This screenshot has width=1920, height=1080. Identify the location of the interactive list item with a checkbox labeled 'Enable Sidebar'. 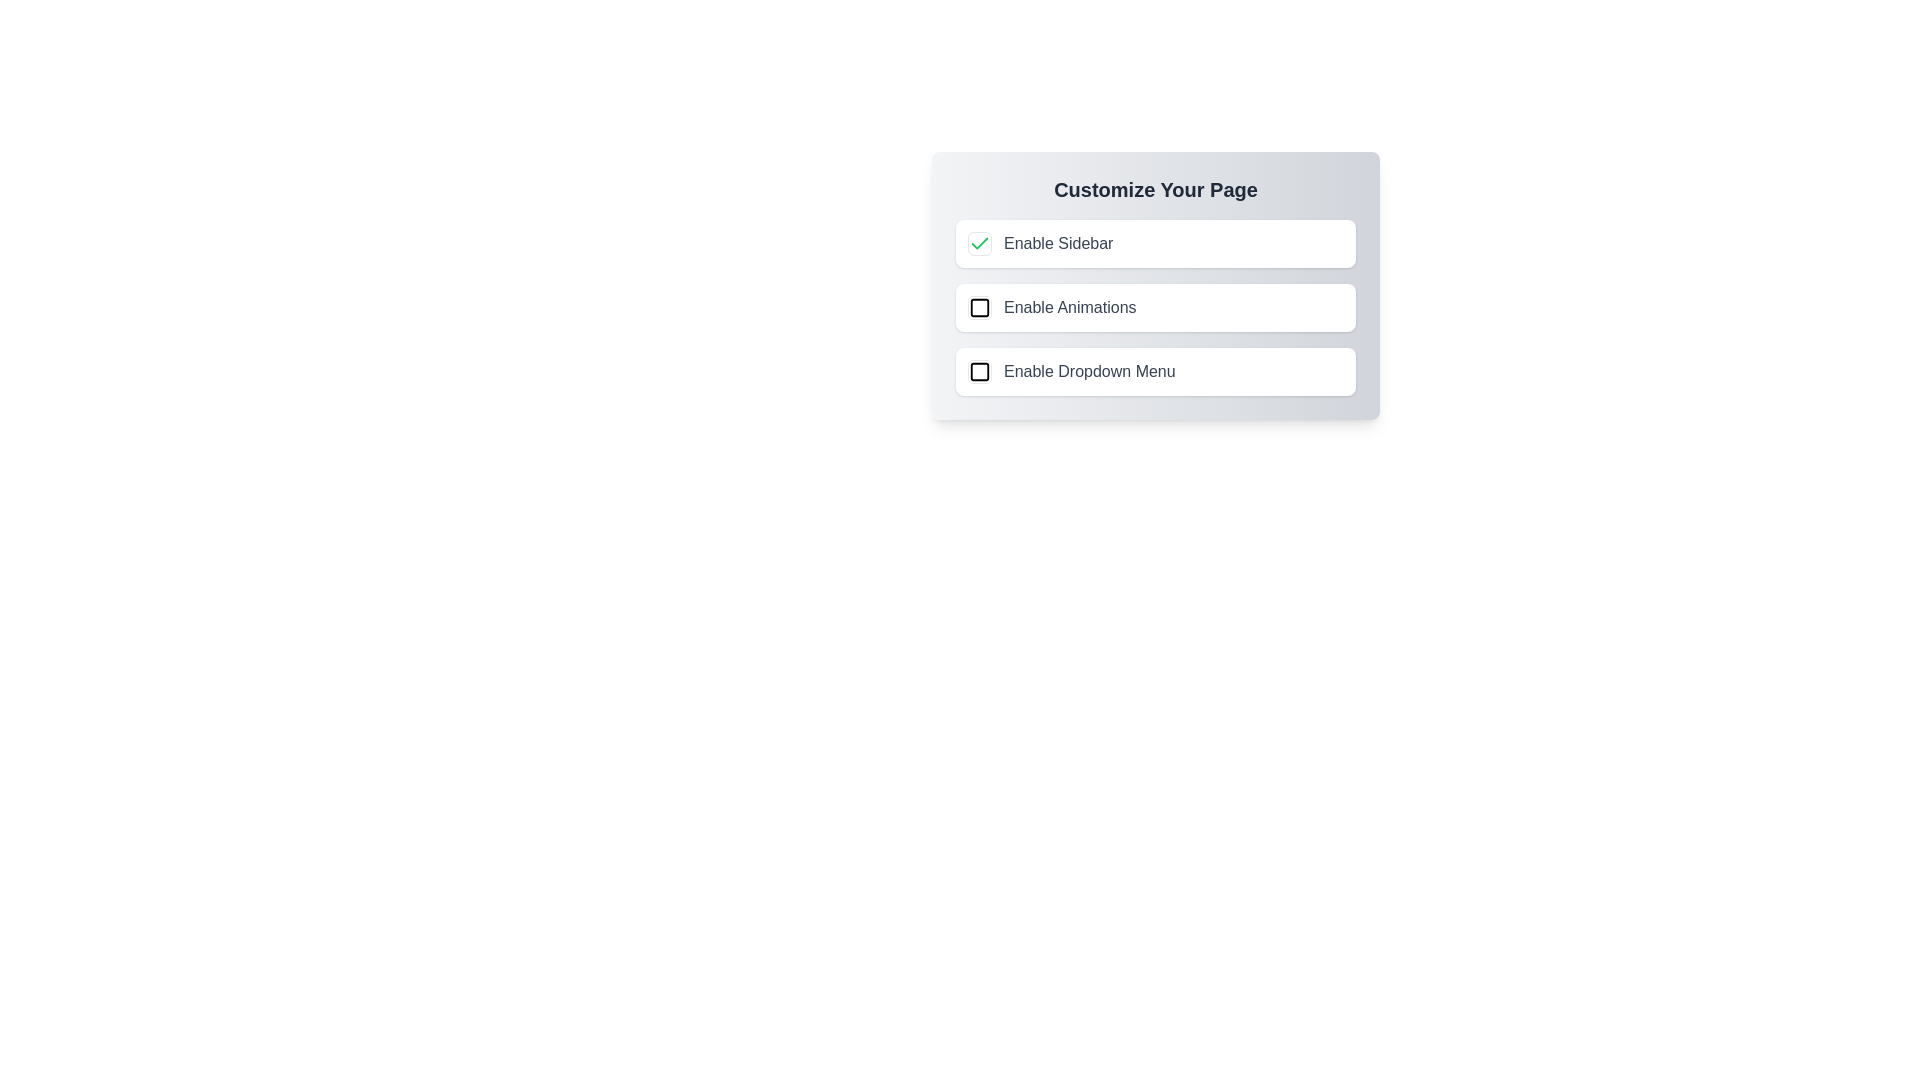
(1156, 242).